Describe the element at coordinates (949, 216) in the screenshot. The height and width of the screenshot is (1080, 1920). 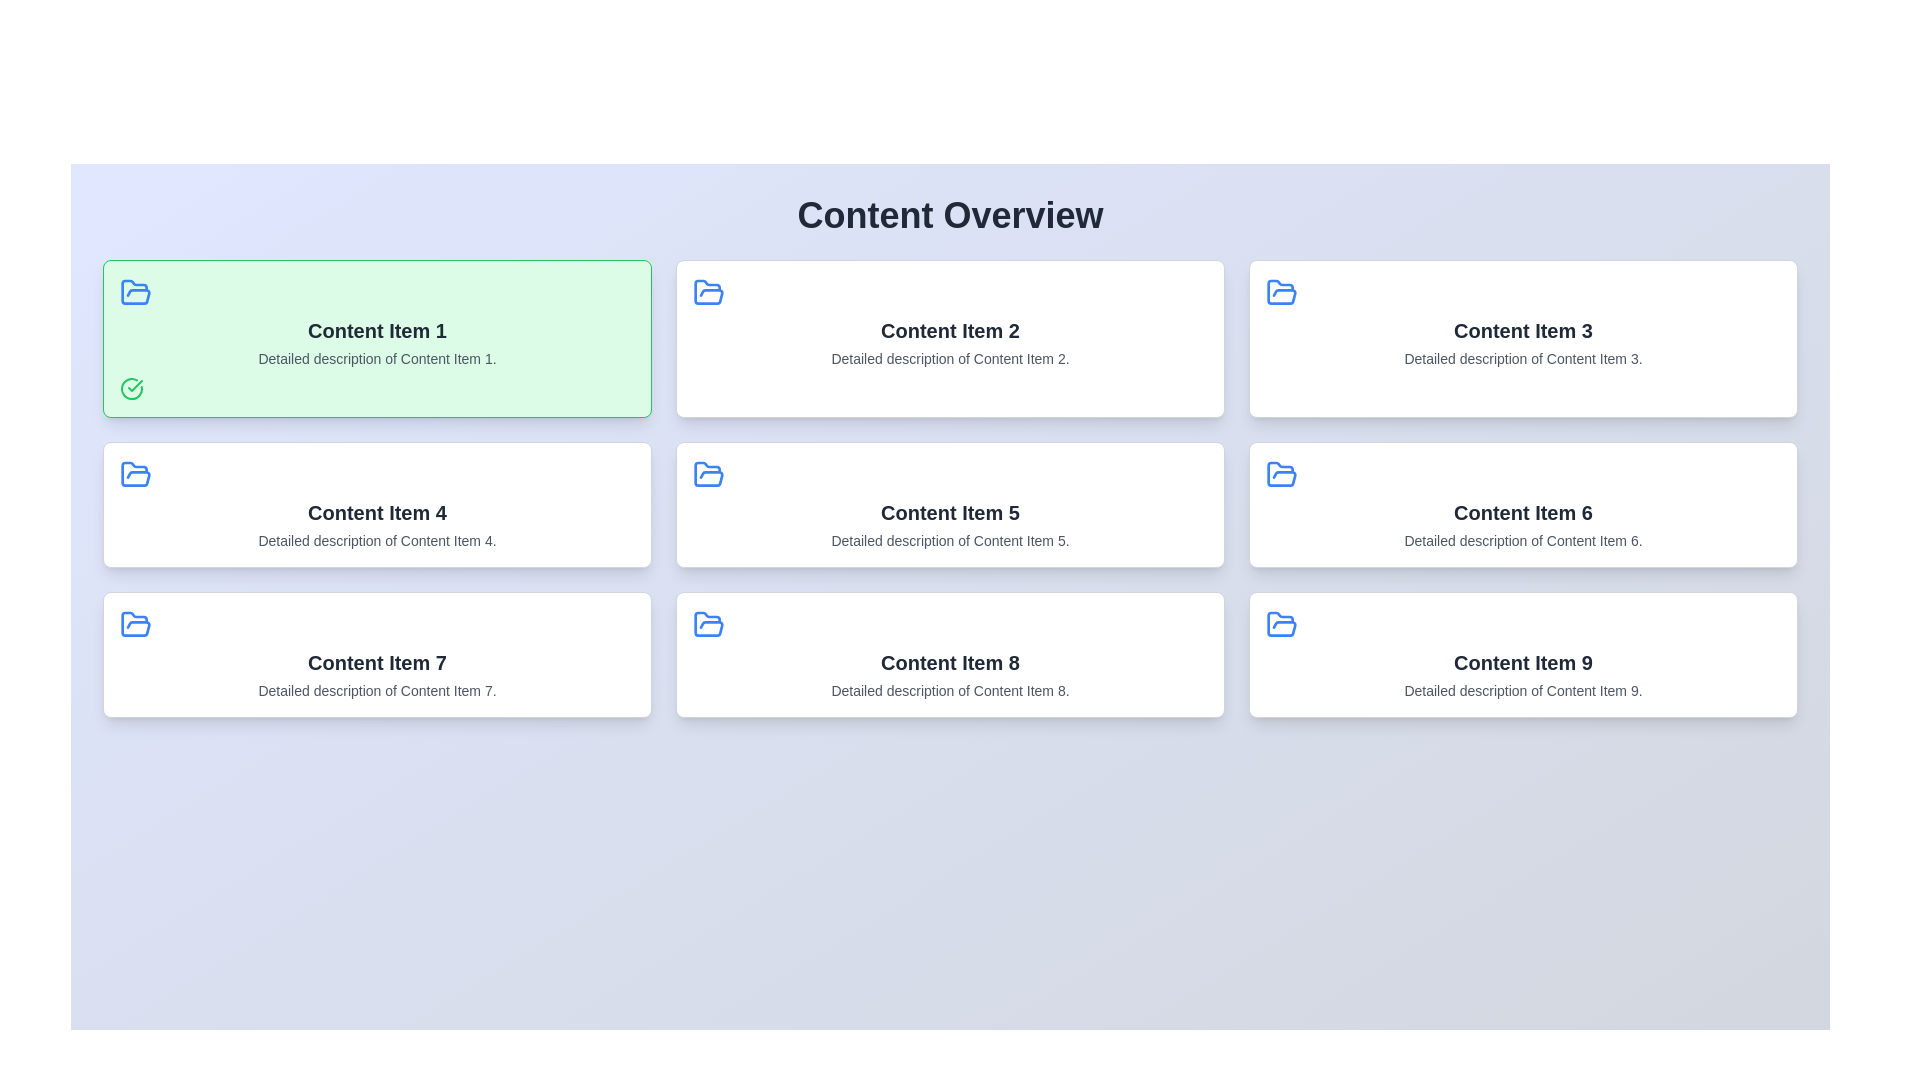
I see `text from the main title or header located at the top of the page, which introduces the content below` at that location.